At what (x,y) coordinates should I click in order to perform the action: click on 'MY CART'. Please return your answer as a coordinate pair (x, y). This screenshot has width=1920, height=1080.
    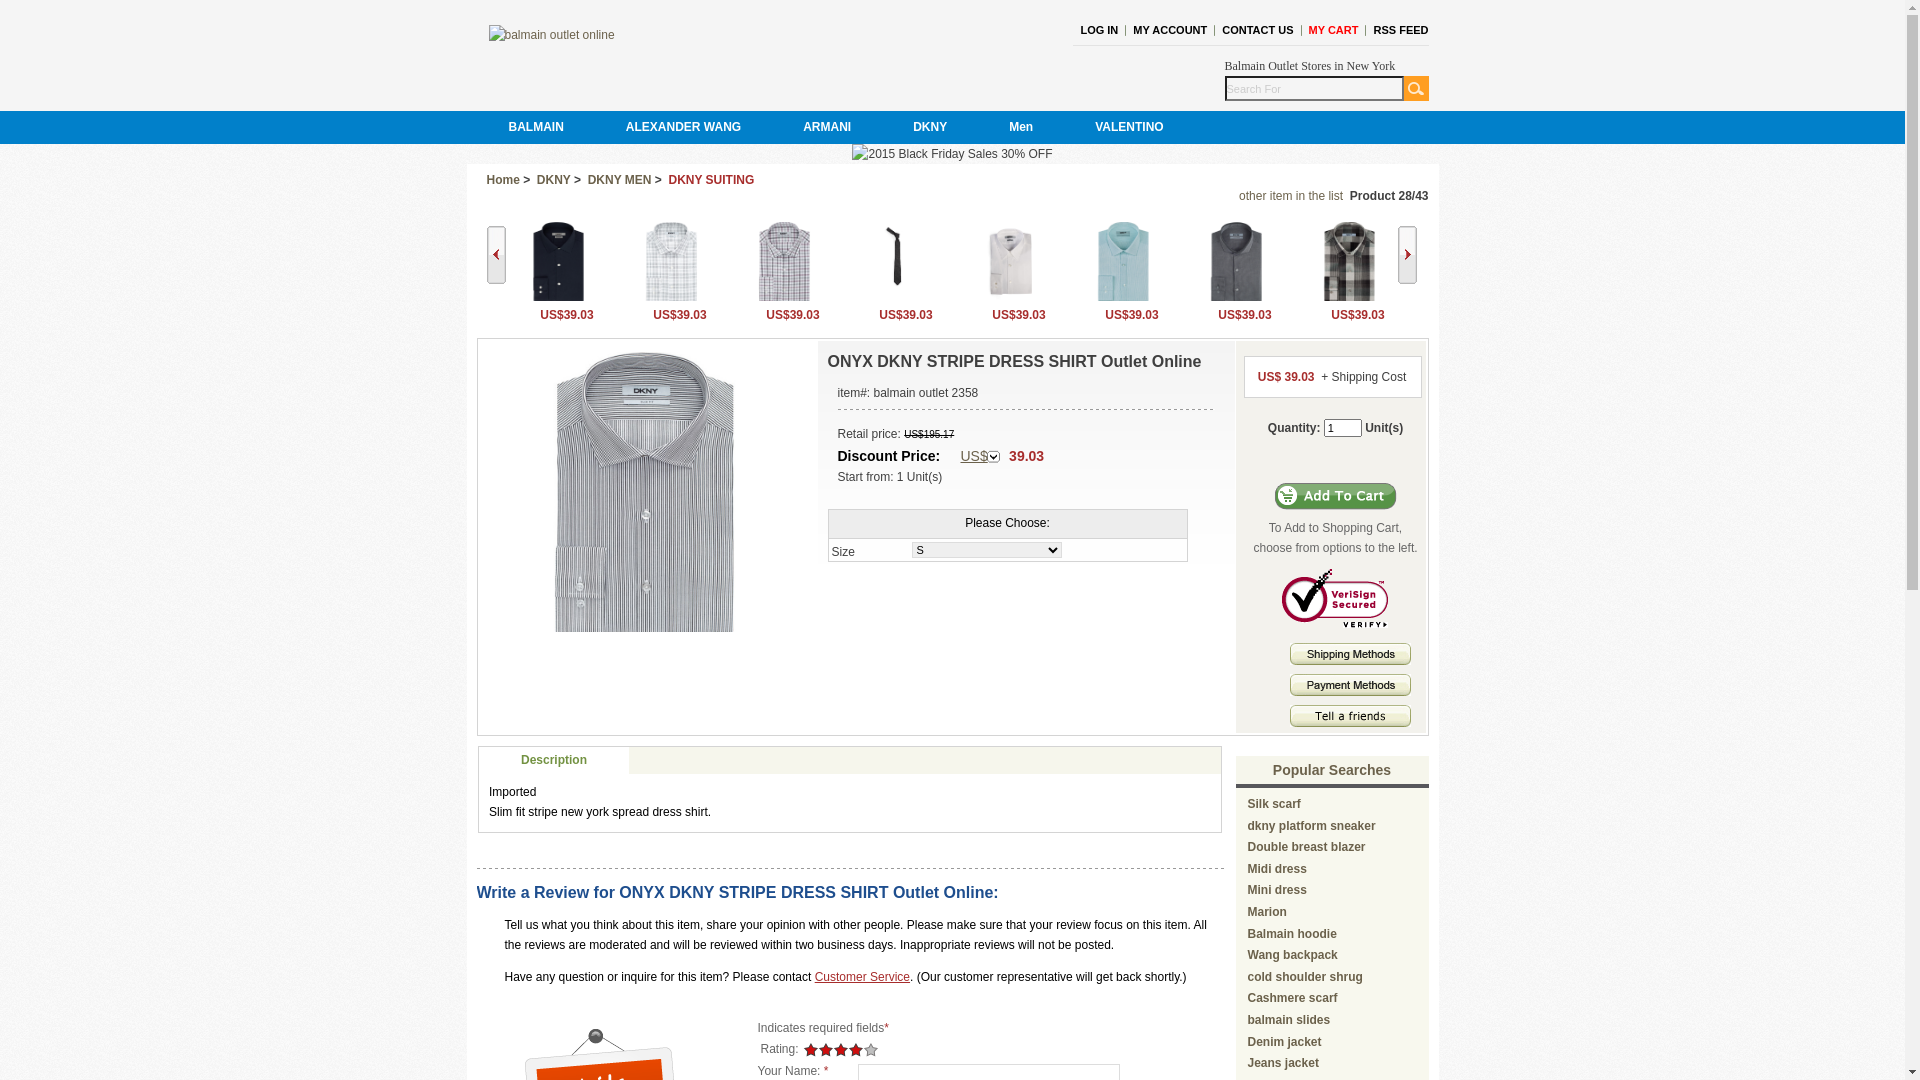
    Looking at the image, I should click on (1334, 30).